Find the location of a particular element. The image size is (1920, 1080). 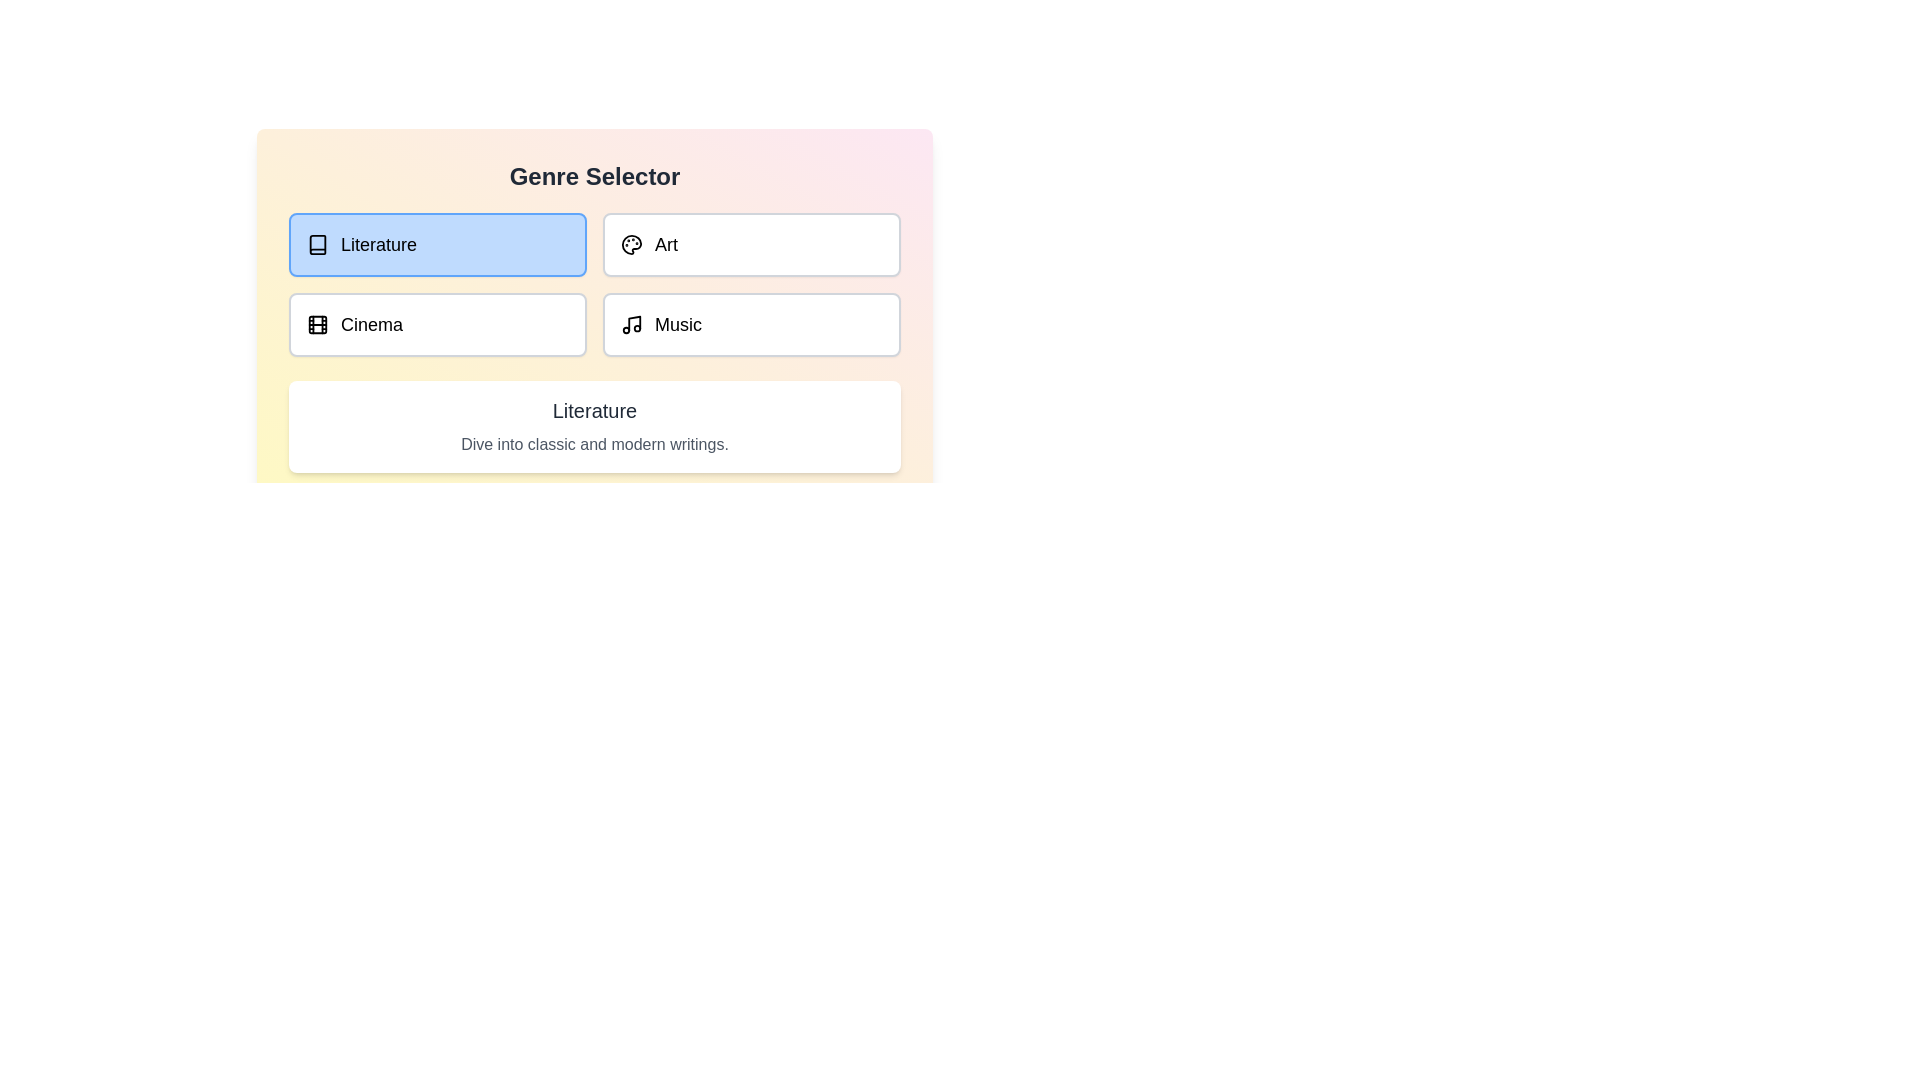

the small closed book icon with a rectangular outline located in the upper-left portion of the 'Literature' button, which is part of a genre selection box is located at coordinates (316, 244).